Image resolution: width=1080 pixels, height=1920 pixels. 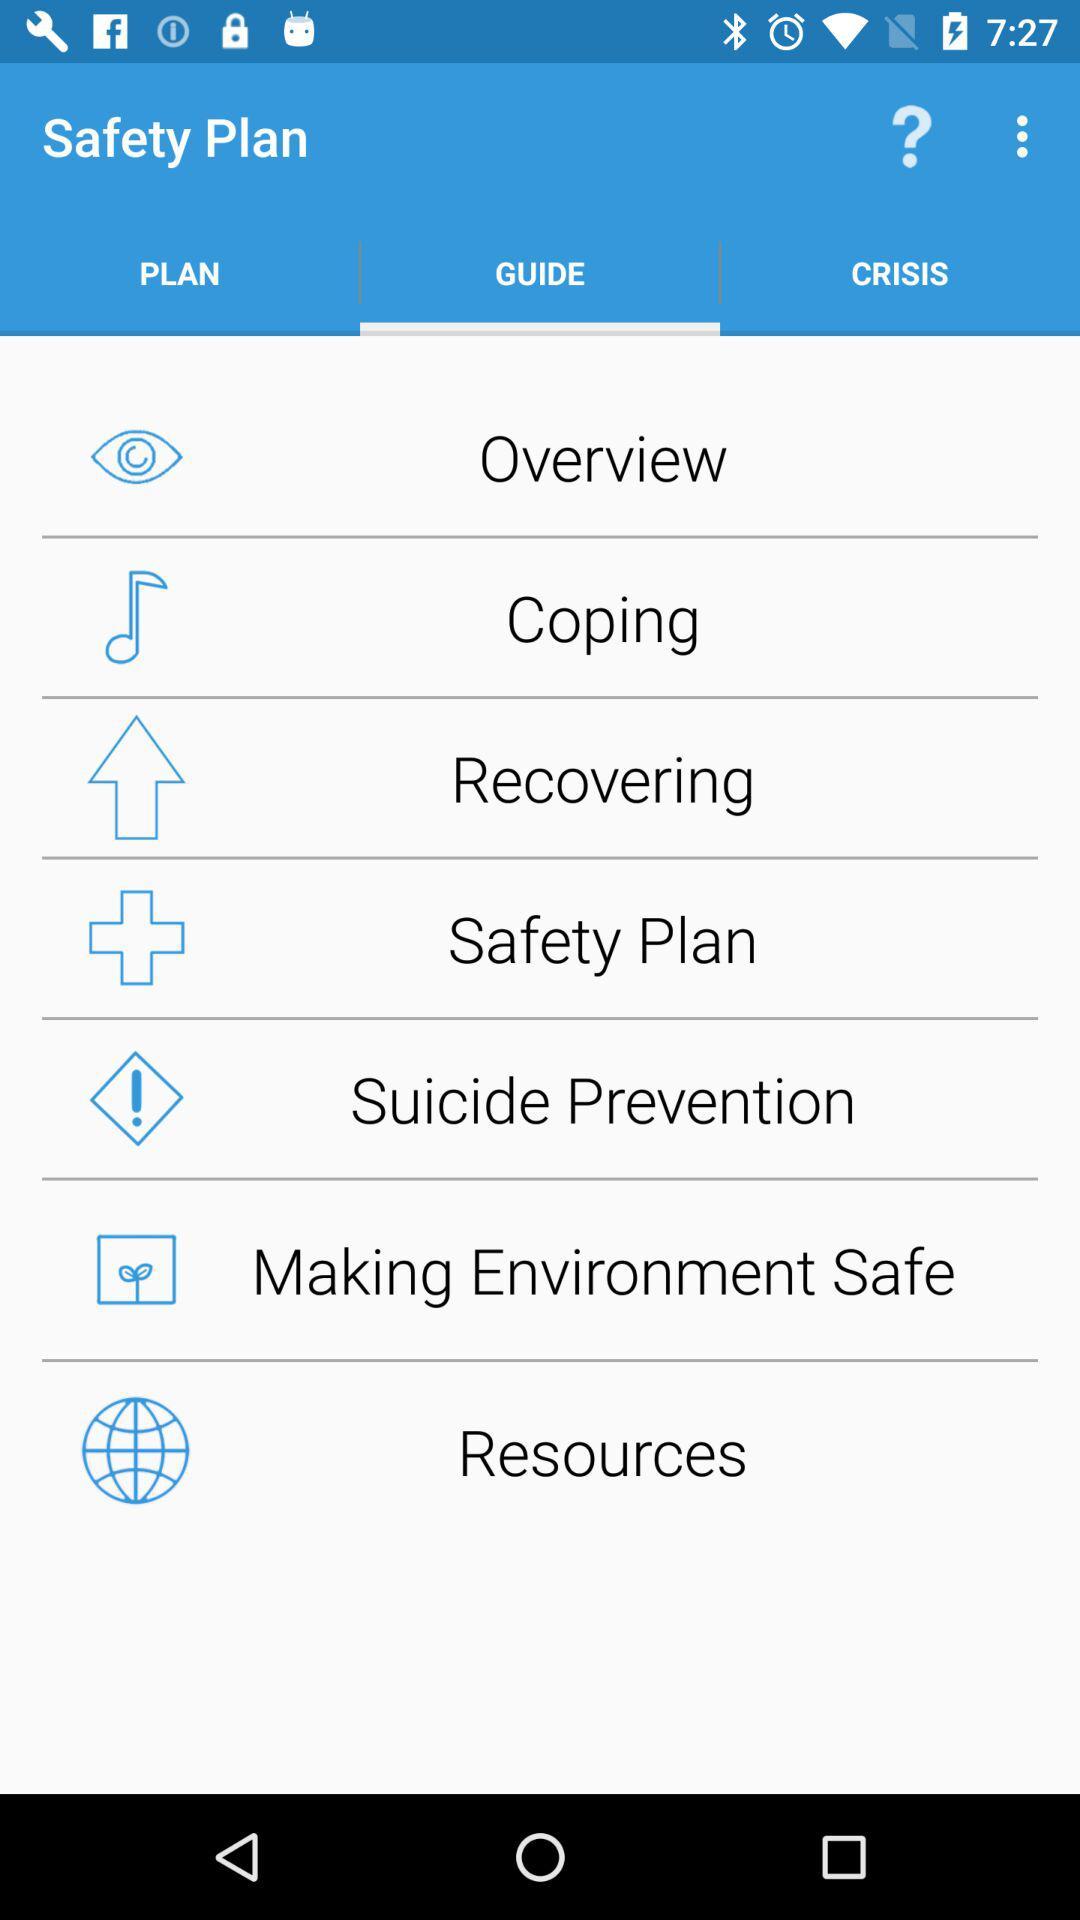 What do you see at coordinates (911, 135) in the screenshot?
I see `item to the right of the guide item` at bounding box center [911, 135].